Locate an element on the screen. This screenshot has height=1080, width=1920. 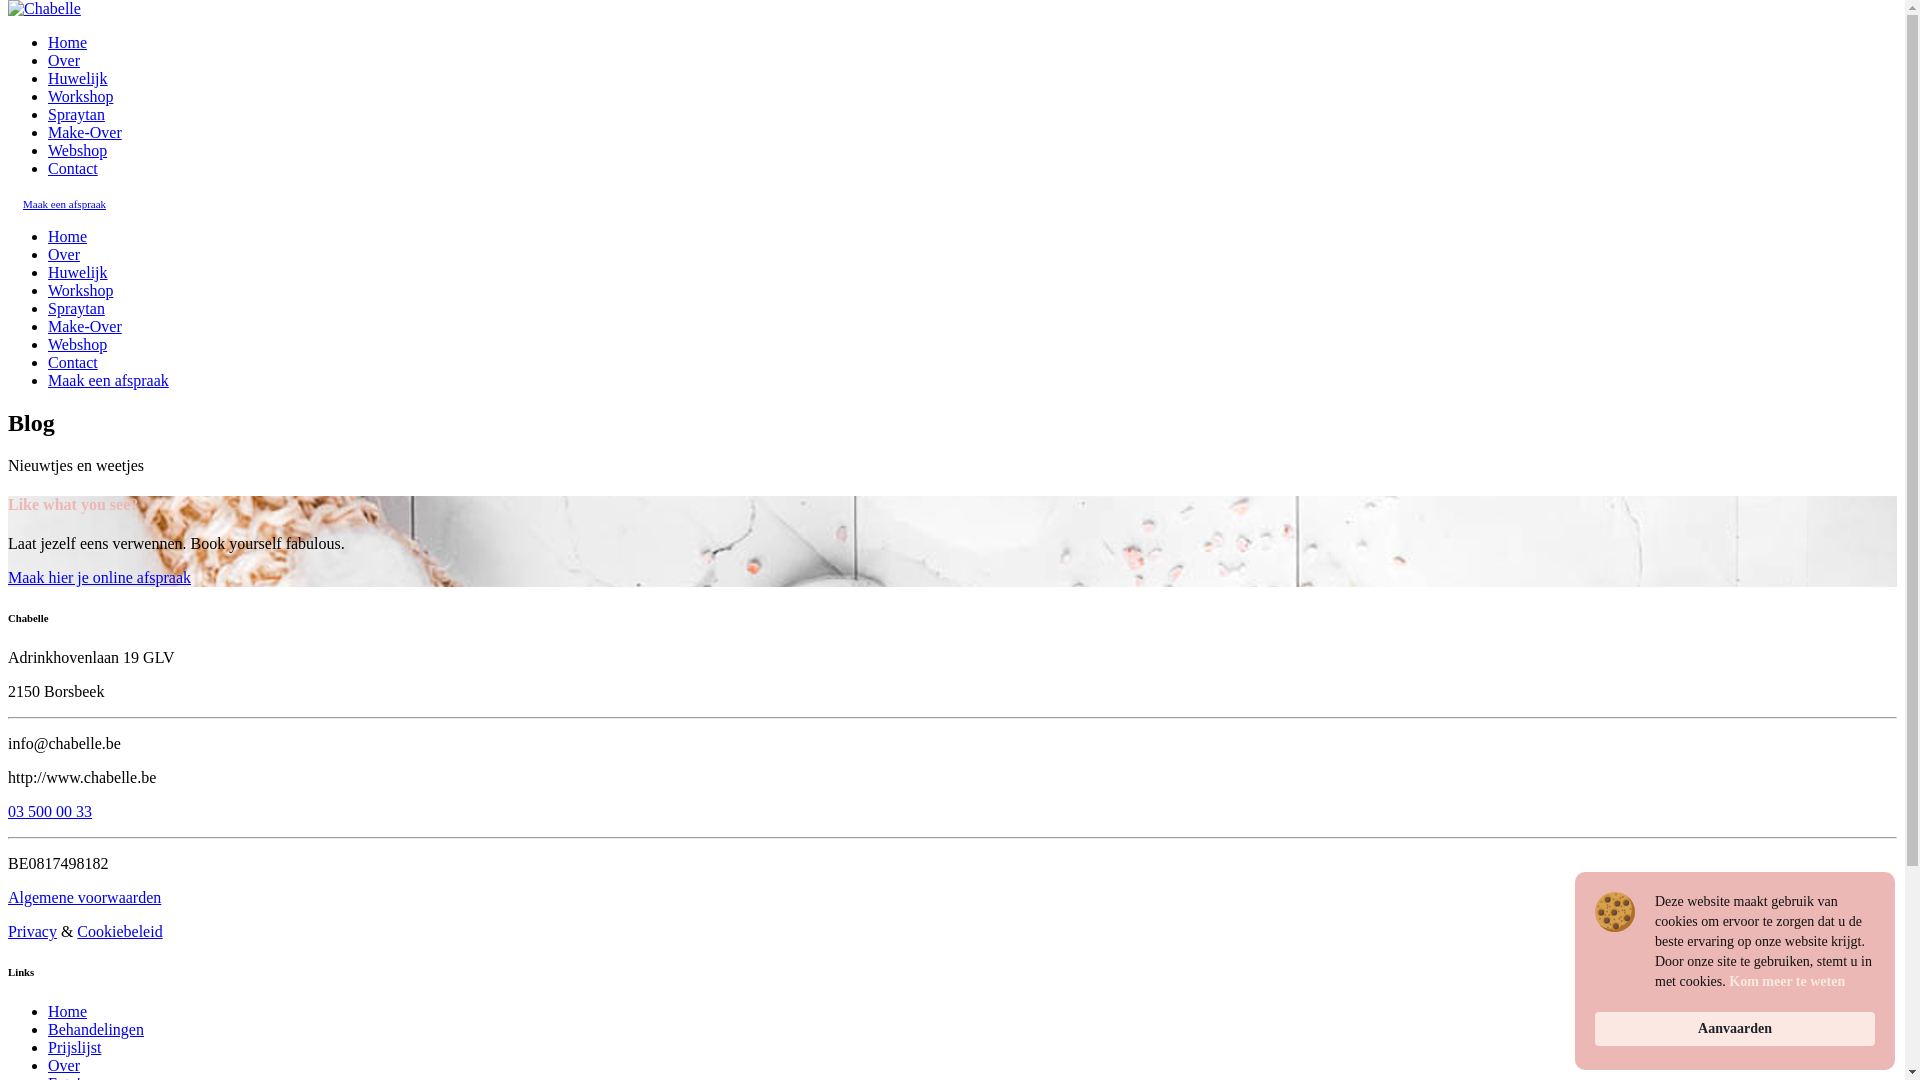
'Kom meer te weten' is located at coordinates (1786, 981).